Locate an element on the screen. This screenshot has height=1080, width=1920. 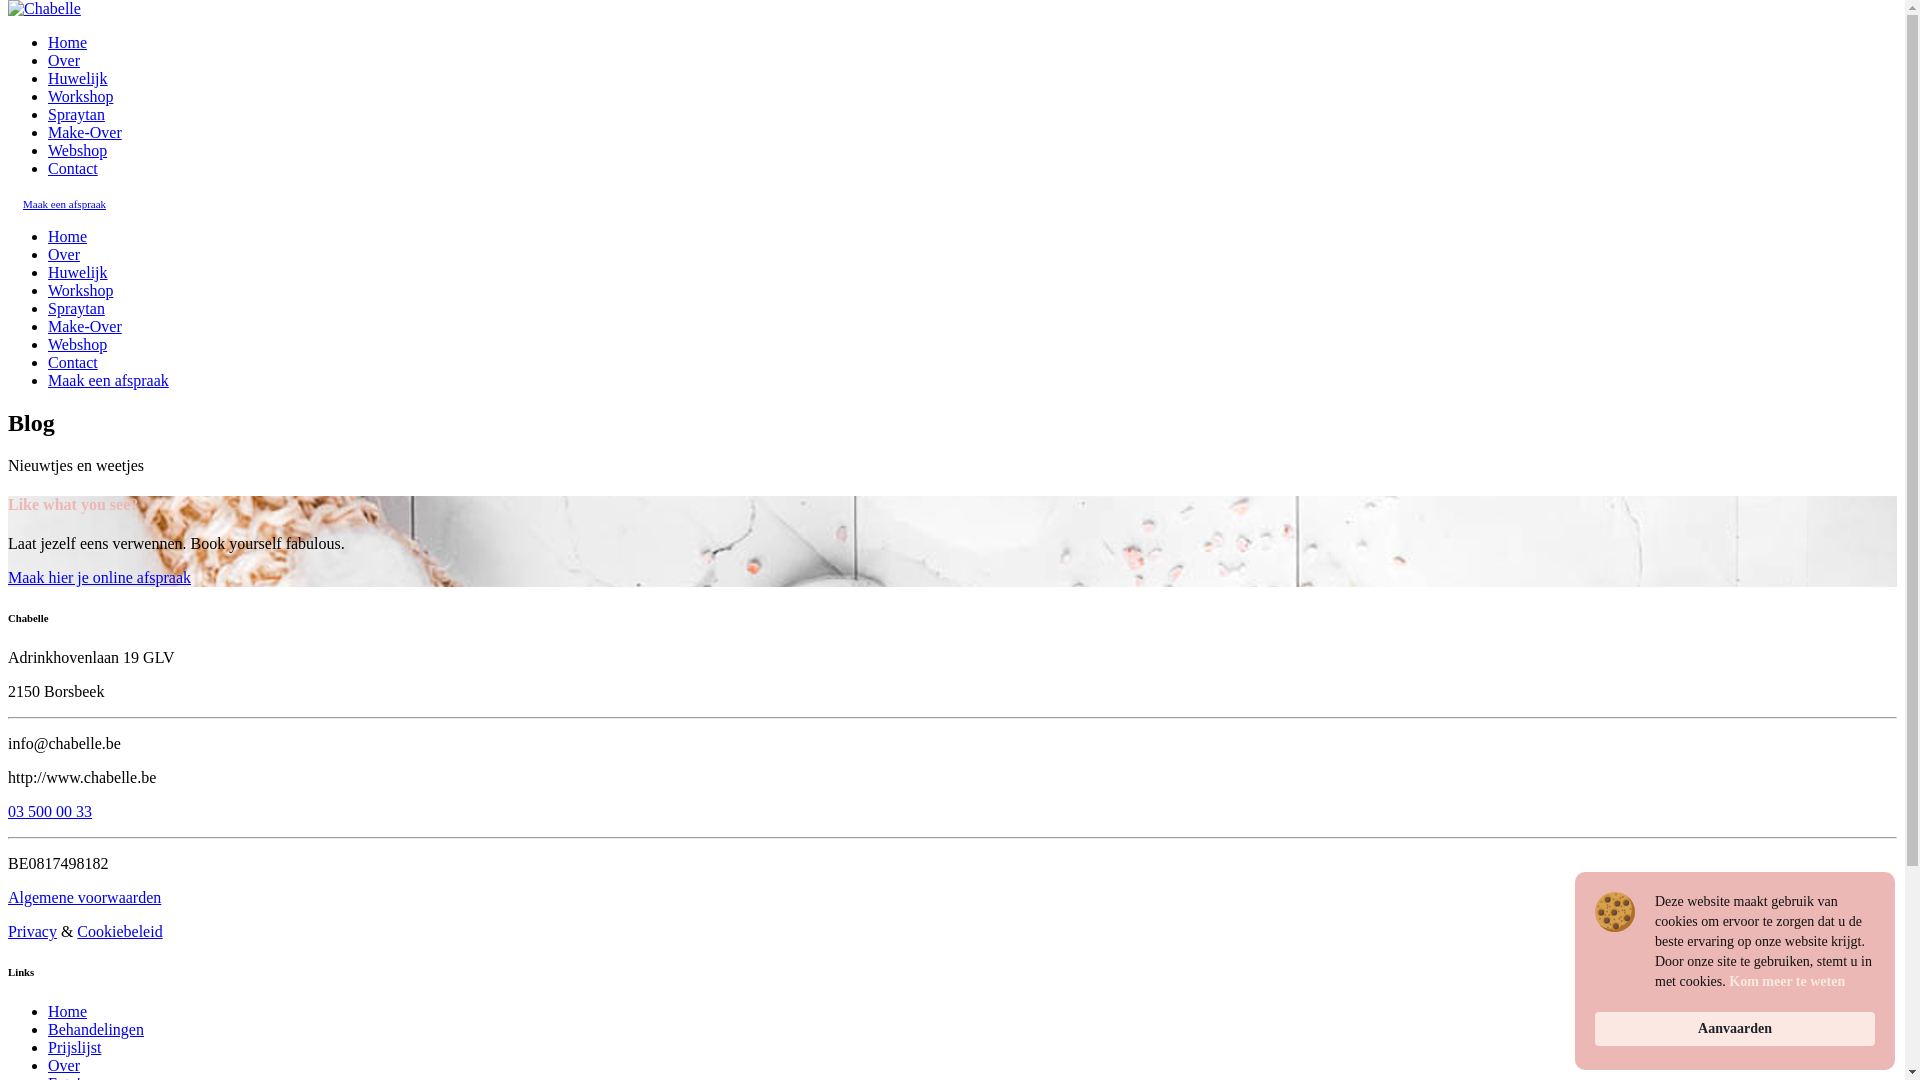
'Kom meer te weten' is located at coordinates (1786, 981).